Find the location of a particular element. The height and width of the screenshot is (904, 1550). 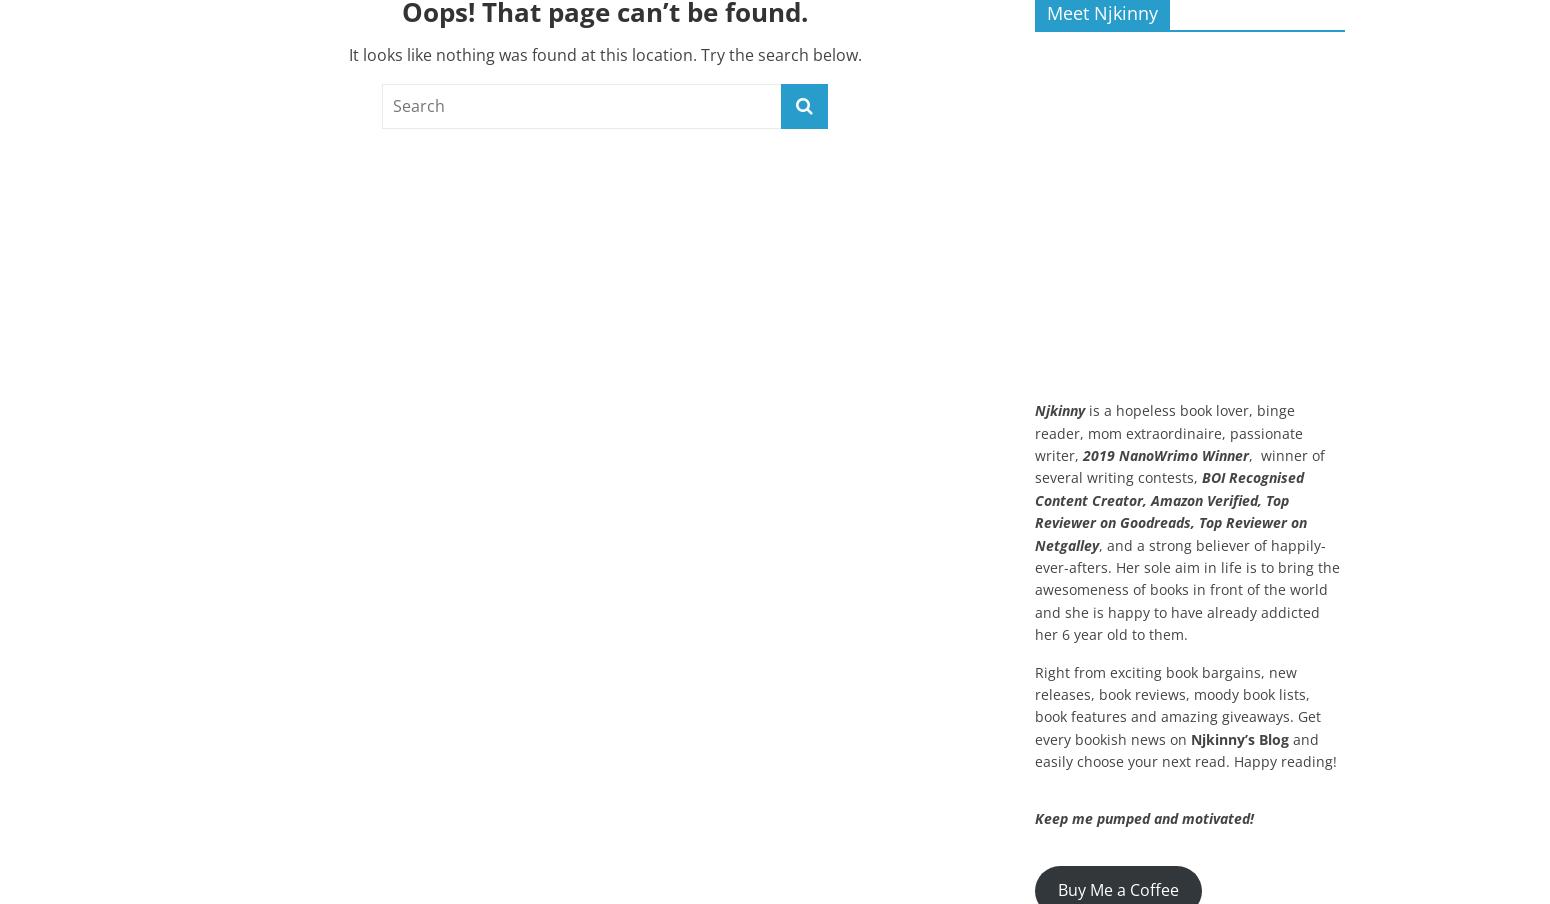

'It looks like nothing was found at this location. Try the search below.' is located at coordinates (604, 52).